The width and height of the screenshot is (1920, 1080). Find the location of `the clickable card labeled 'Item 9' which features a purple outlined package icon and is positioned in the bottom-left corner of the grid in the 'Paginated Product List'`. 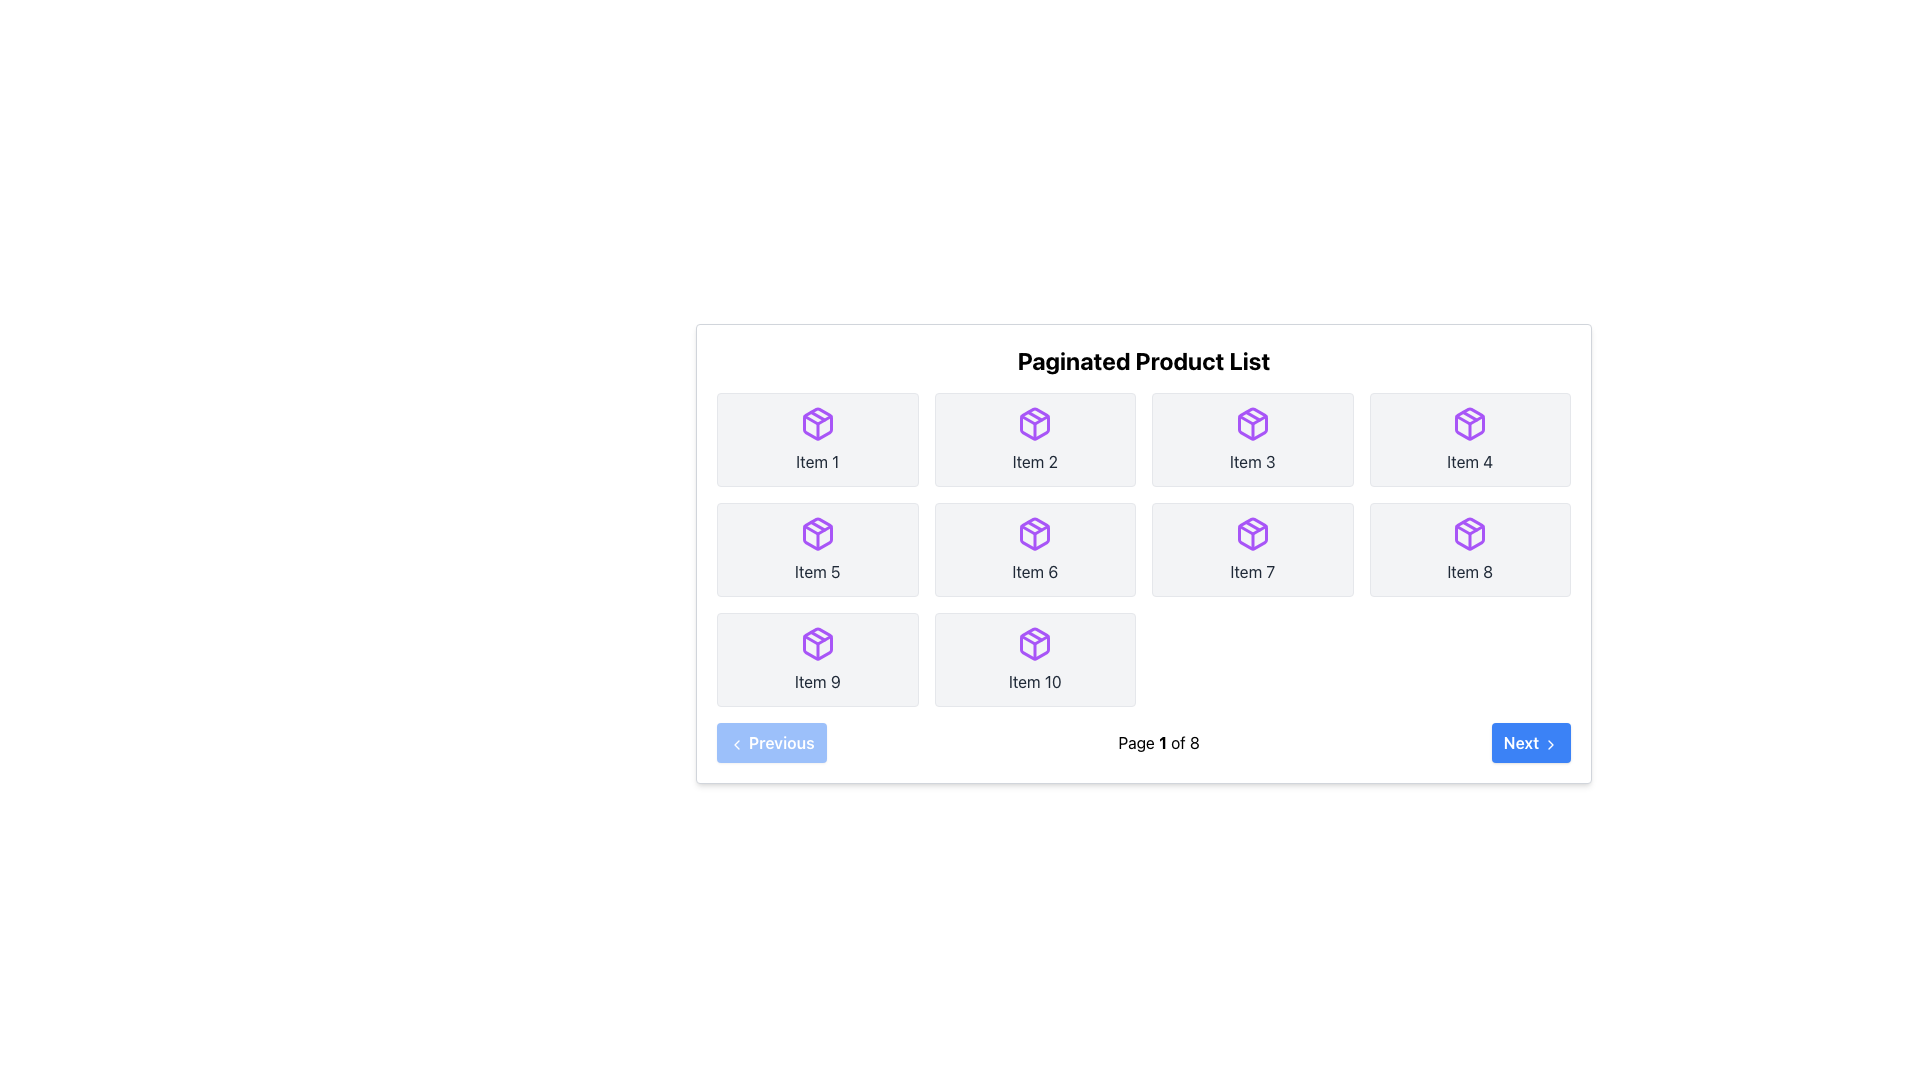

the clickable card labeled 'Item 9' which features a purple outlined package icon and is positioned in the bottom-left corner of the grid in the 'Paginated Product List' is located at coordinates (817, 659).